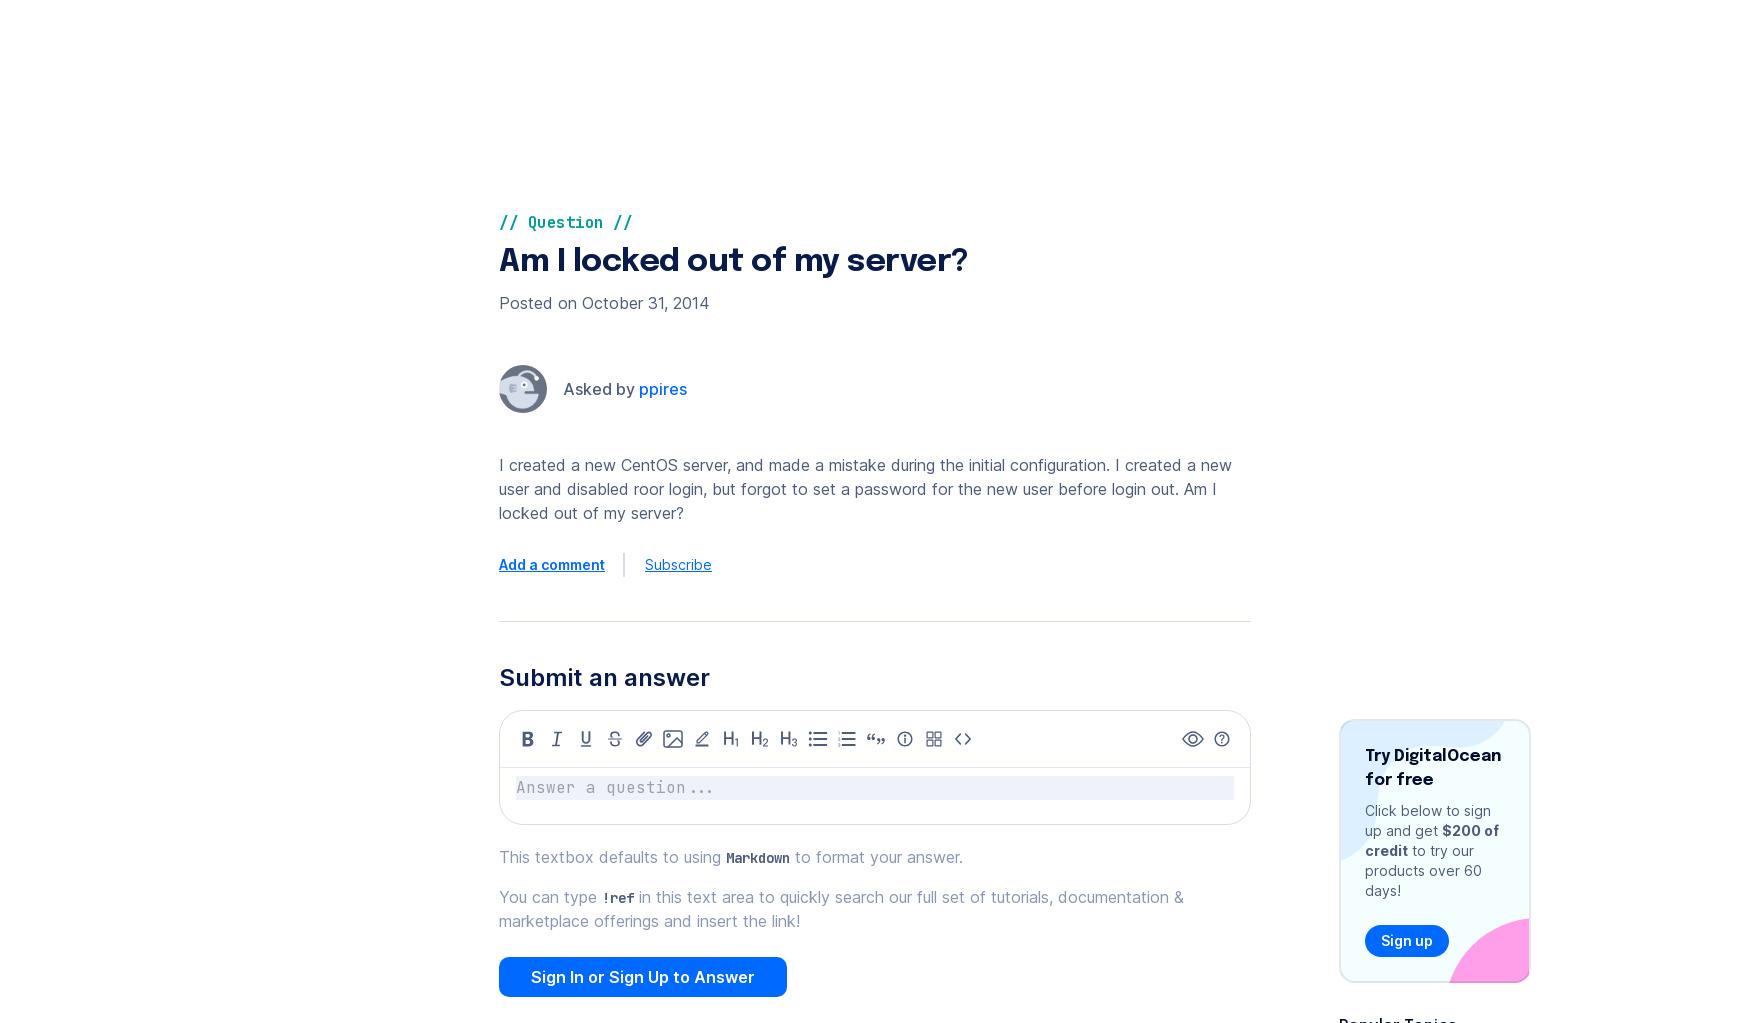 The width and height of the screenshot is (1750, 1023). I want to click on 'Getting started with Go', so click(1065, 60).